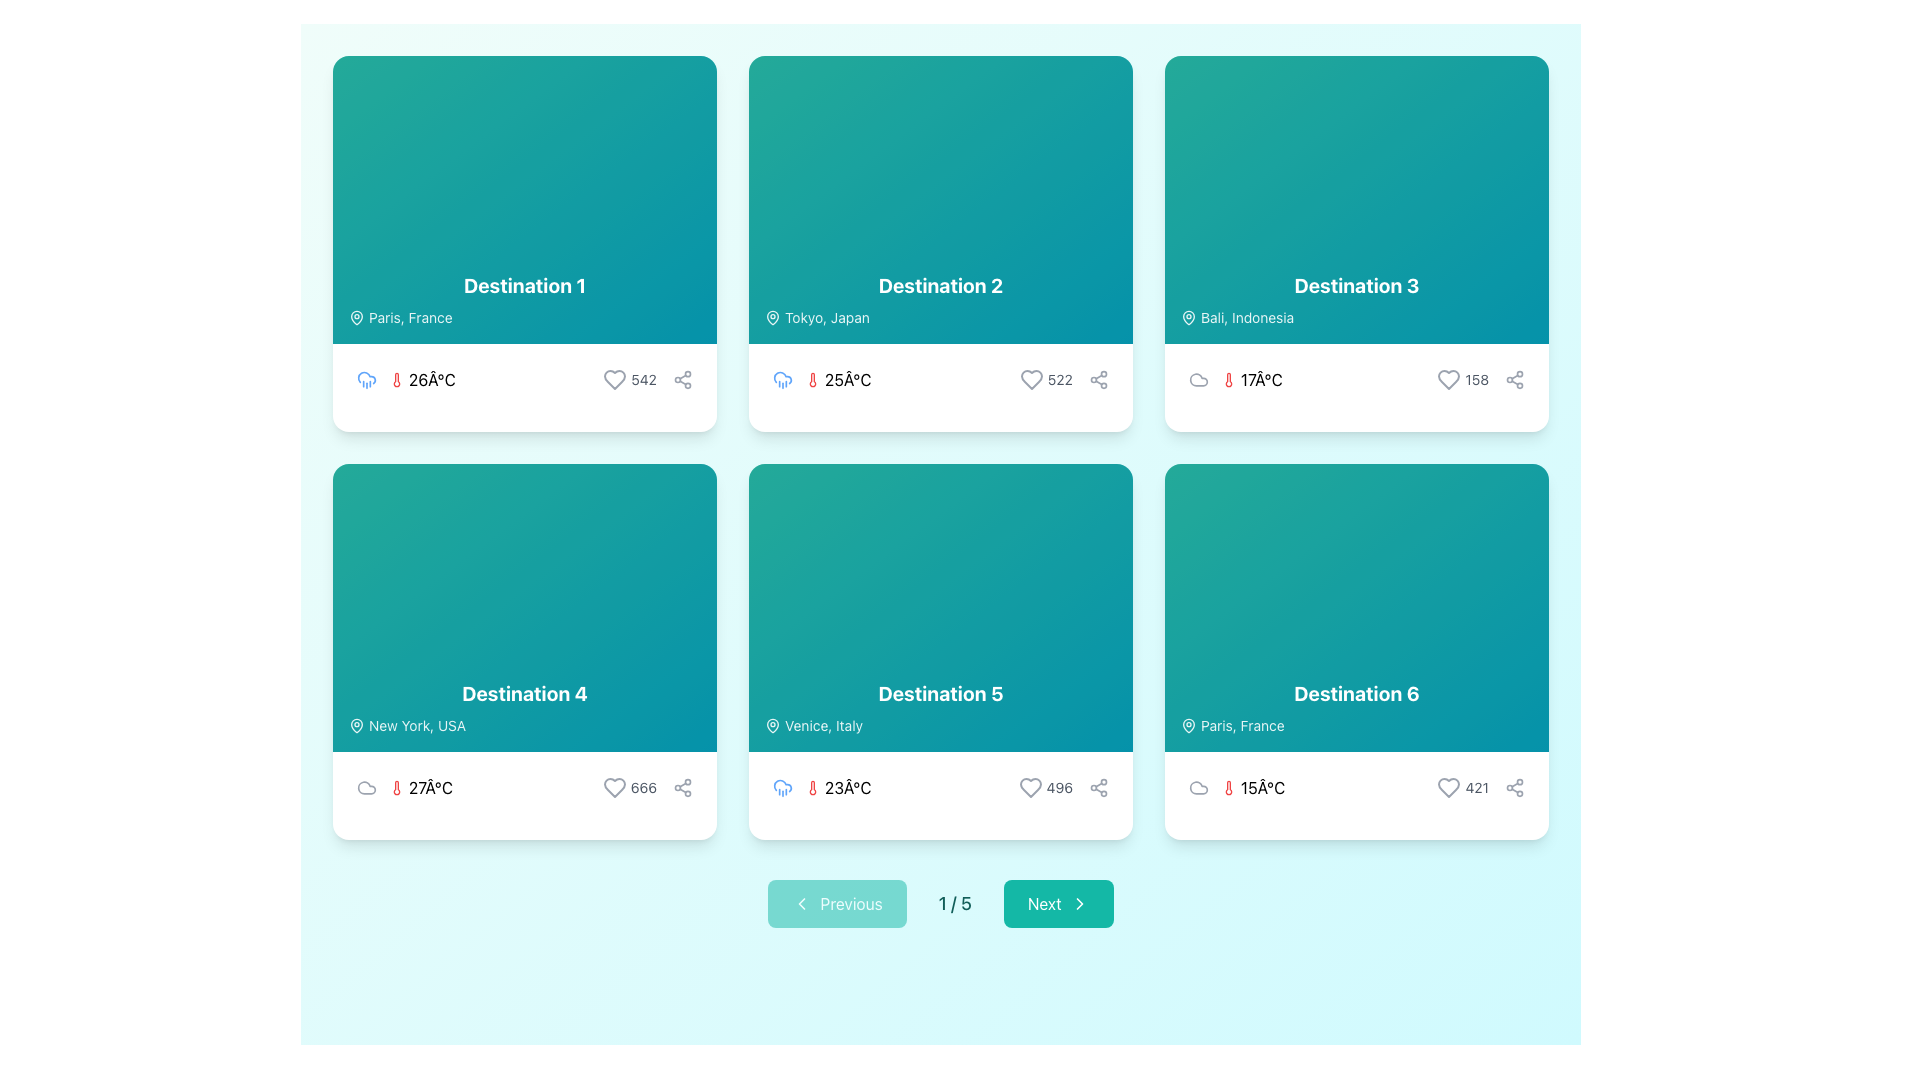  What do you see at coordinates (628, 786) in the screenshot?
I see `the like count displayed on the button located in the bottom-right corner of the 'Destination 4' card, adjacent to the temperature display` at bounding box center [628, 786].